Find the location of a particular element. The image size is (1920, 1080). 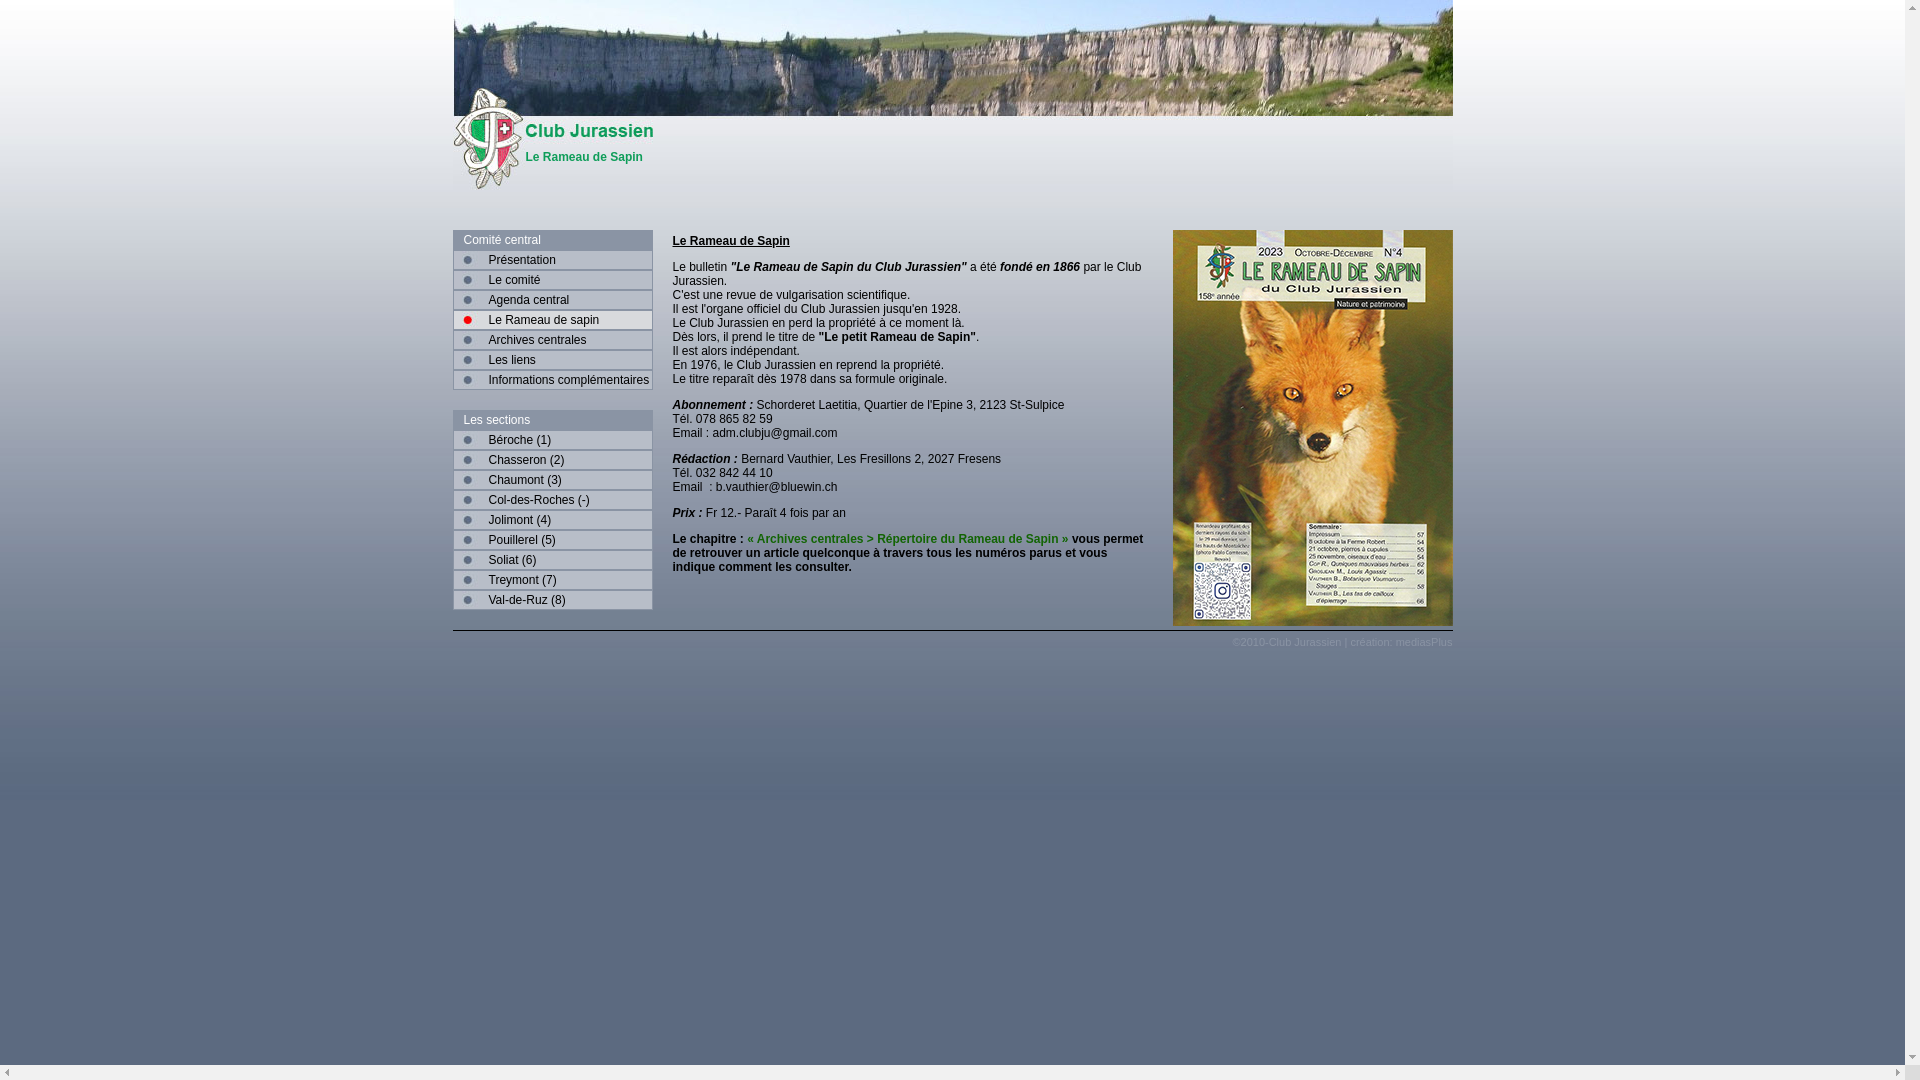

'Chaumont (3)' is located at coordinates (552, 479).